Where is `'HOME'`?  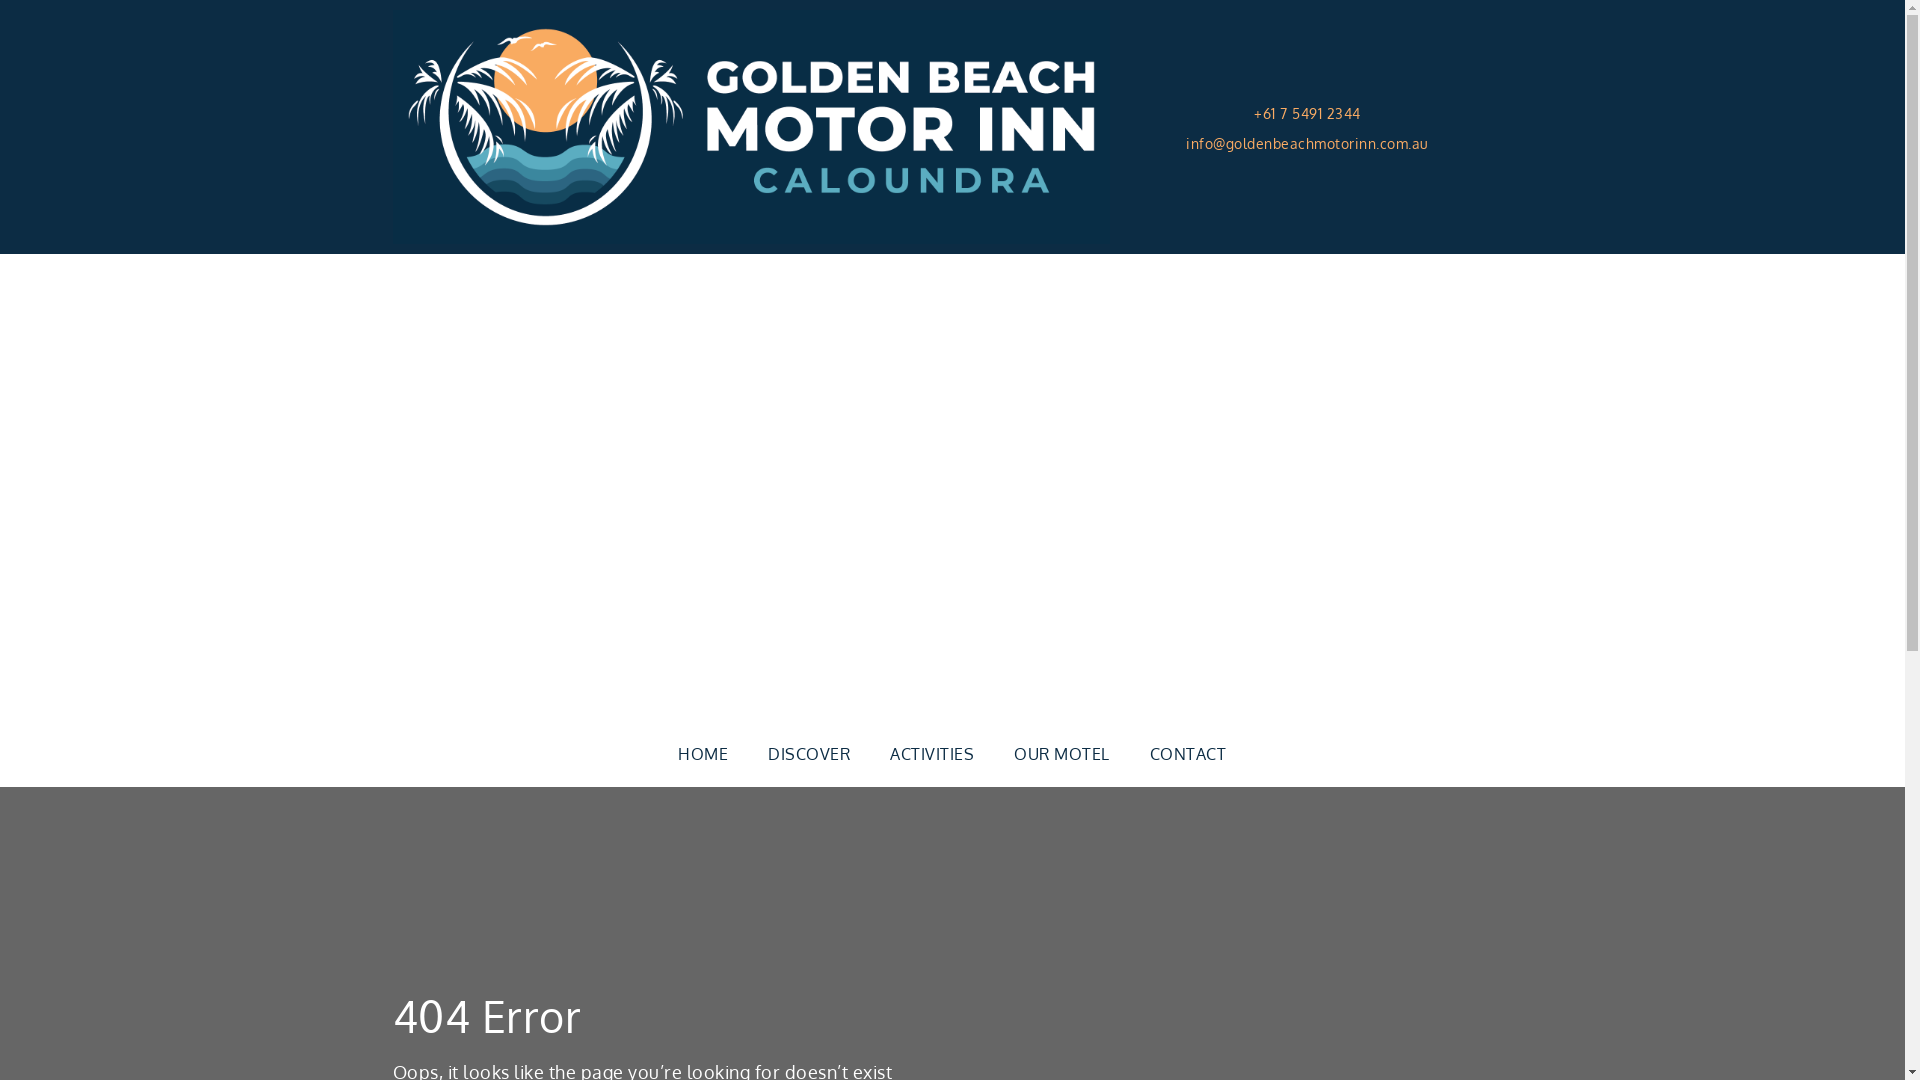 'HOME' is located at coordinates (702, 753).